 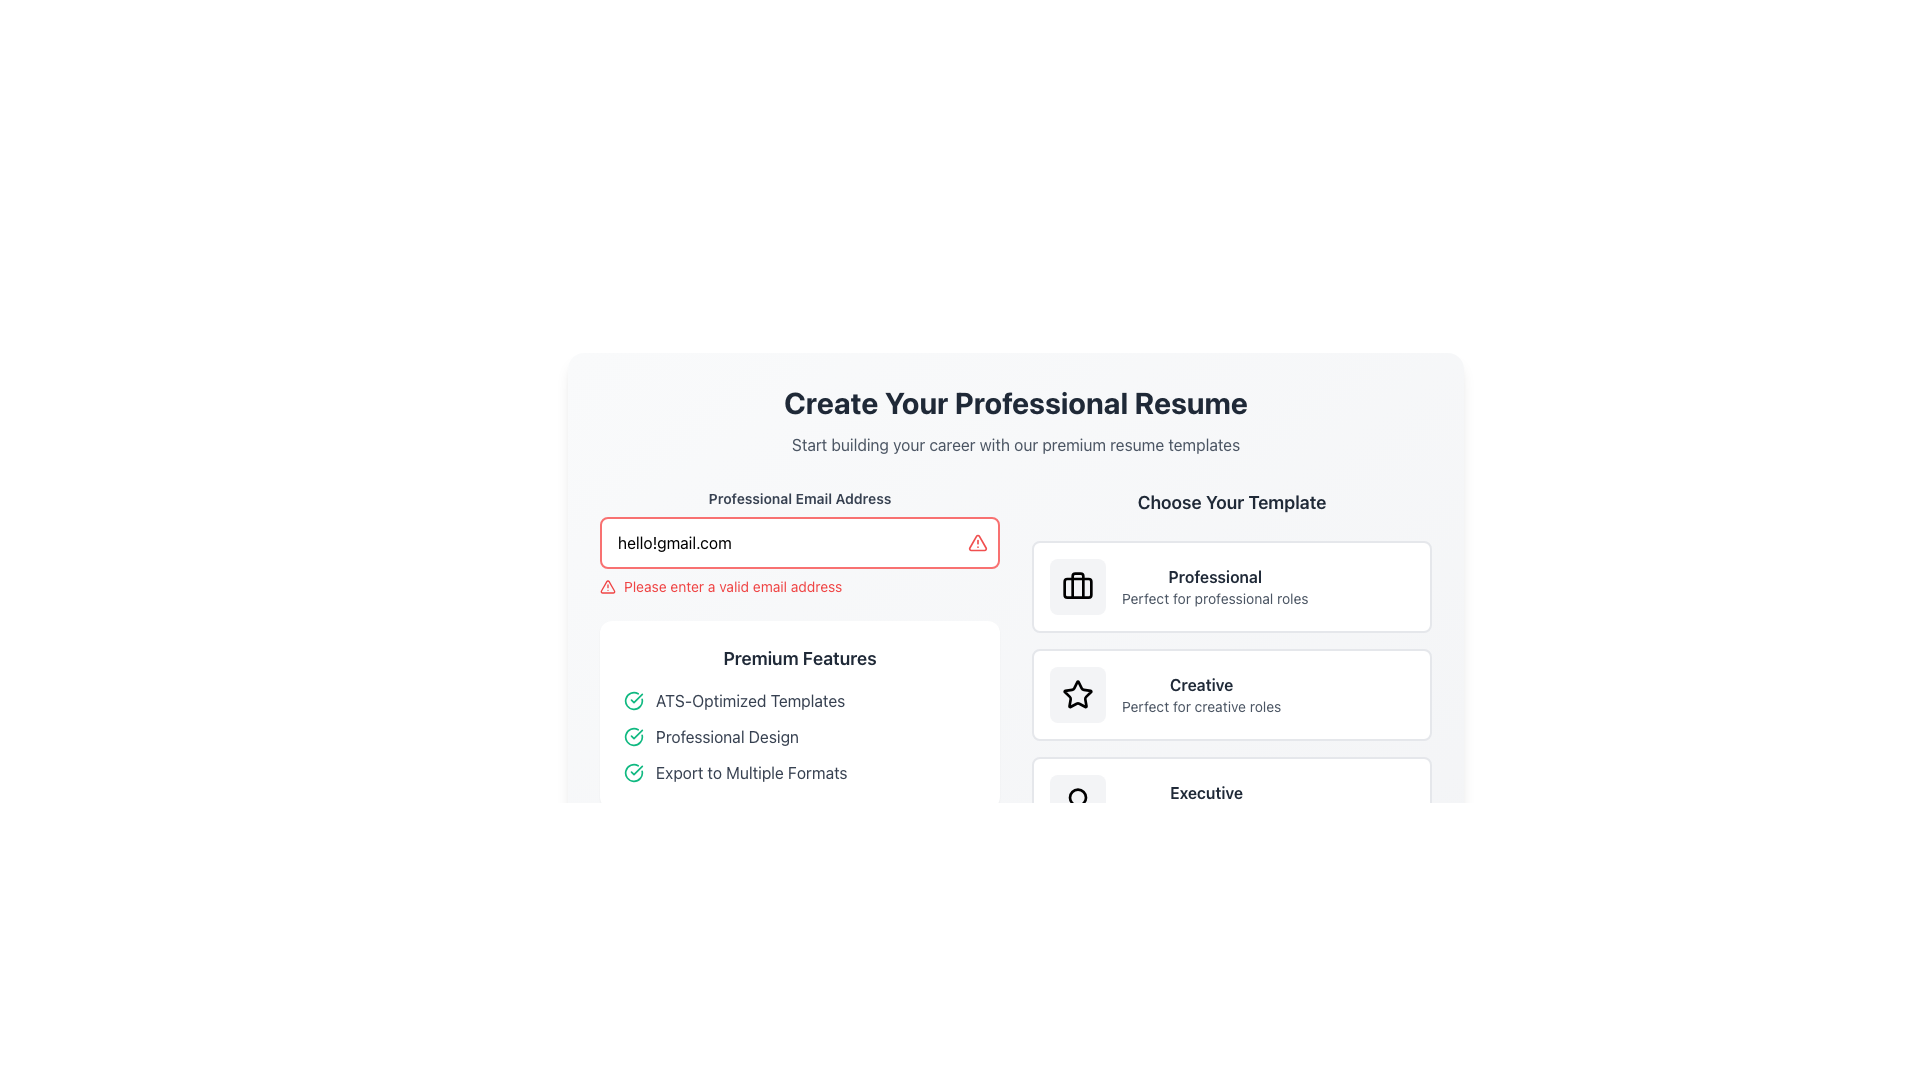 What do you see at coordinates (800, 543) in the screenshot?
I see `the text input field styled with a red border containing the text 'hello!gmail.com' to focus it` at bounding box center [800, 543].